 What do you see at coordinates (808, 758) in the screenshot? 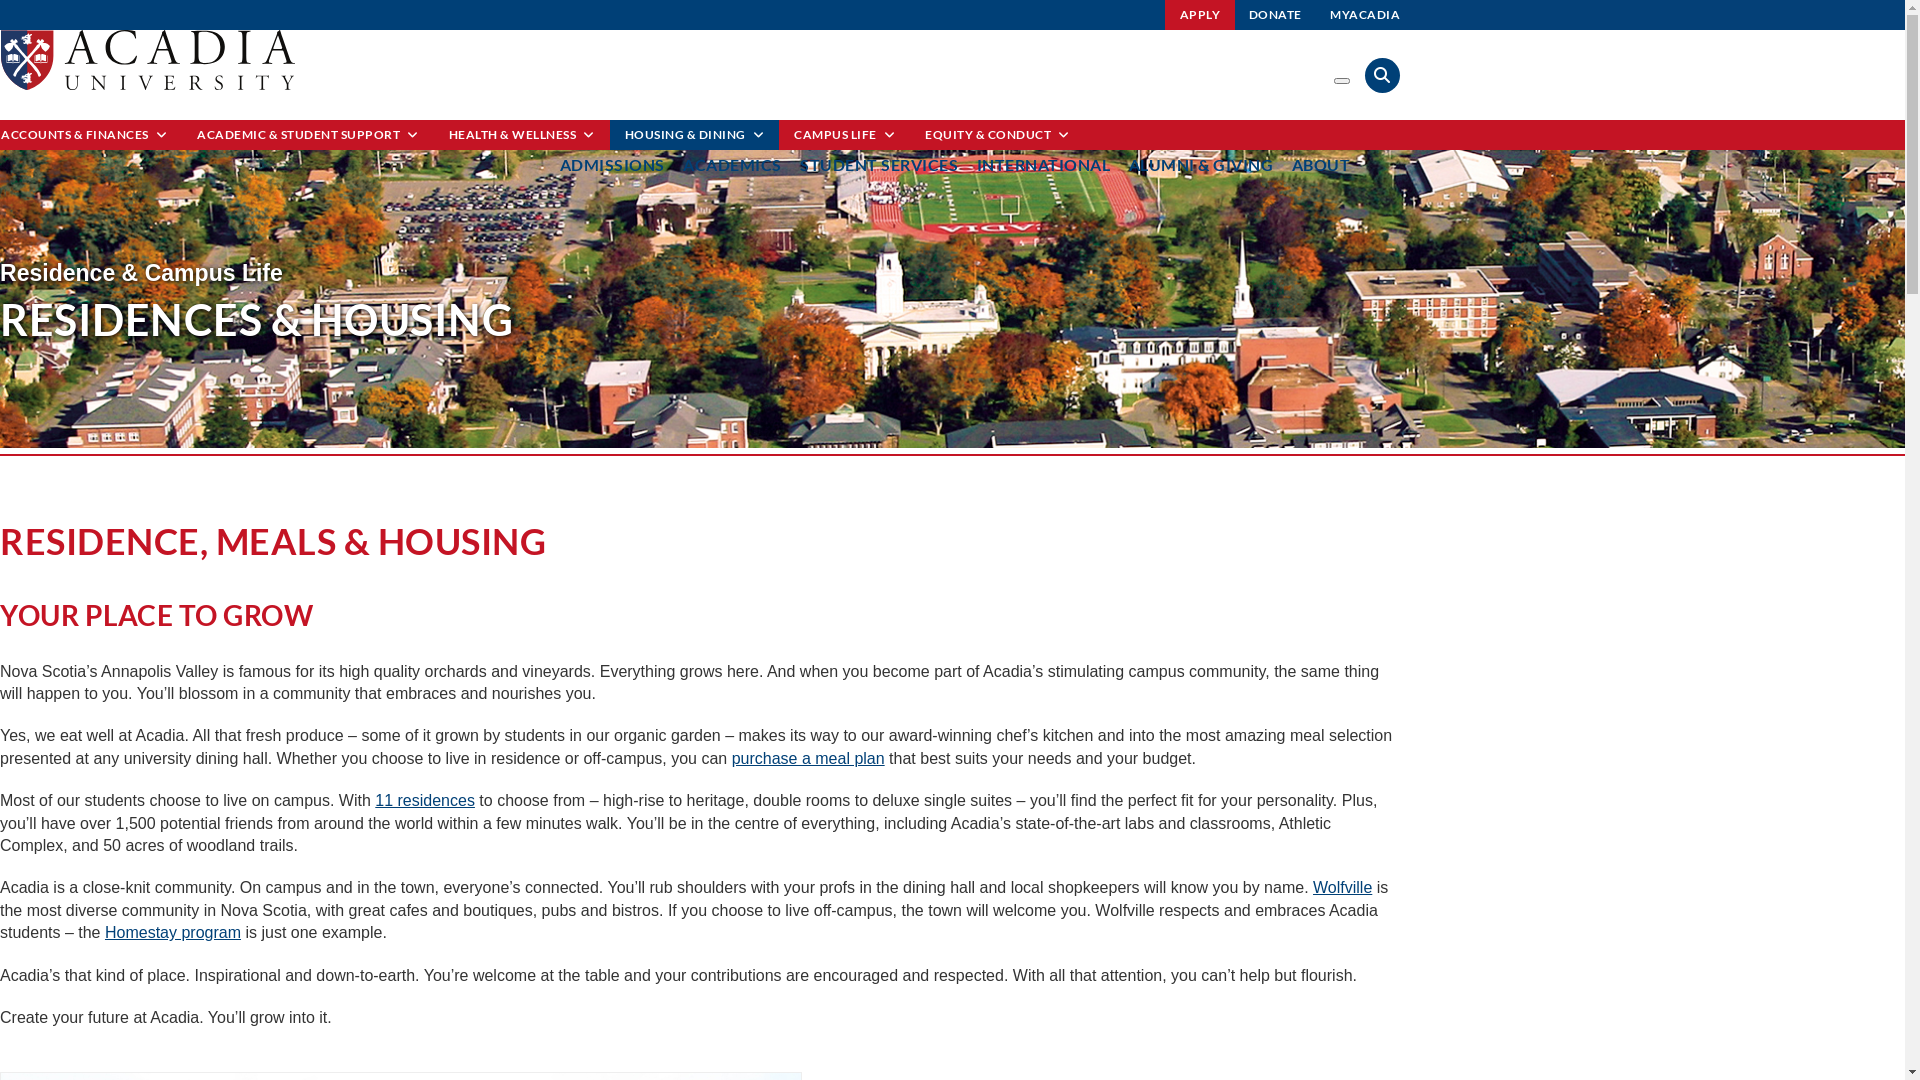
I see `'purchase a meal plan'` at bounding box center [808, 758].